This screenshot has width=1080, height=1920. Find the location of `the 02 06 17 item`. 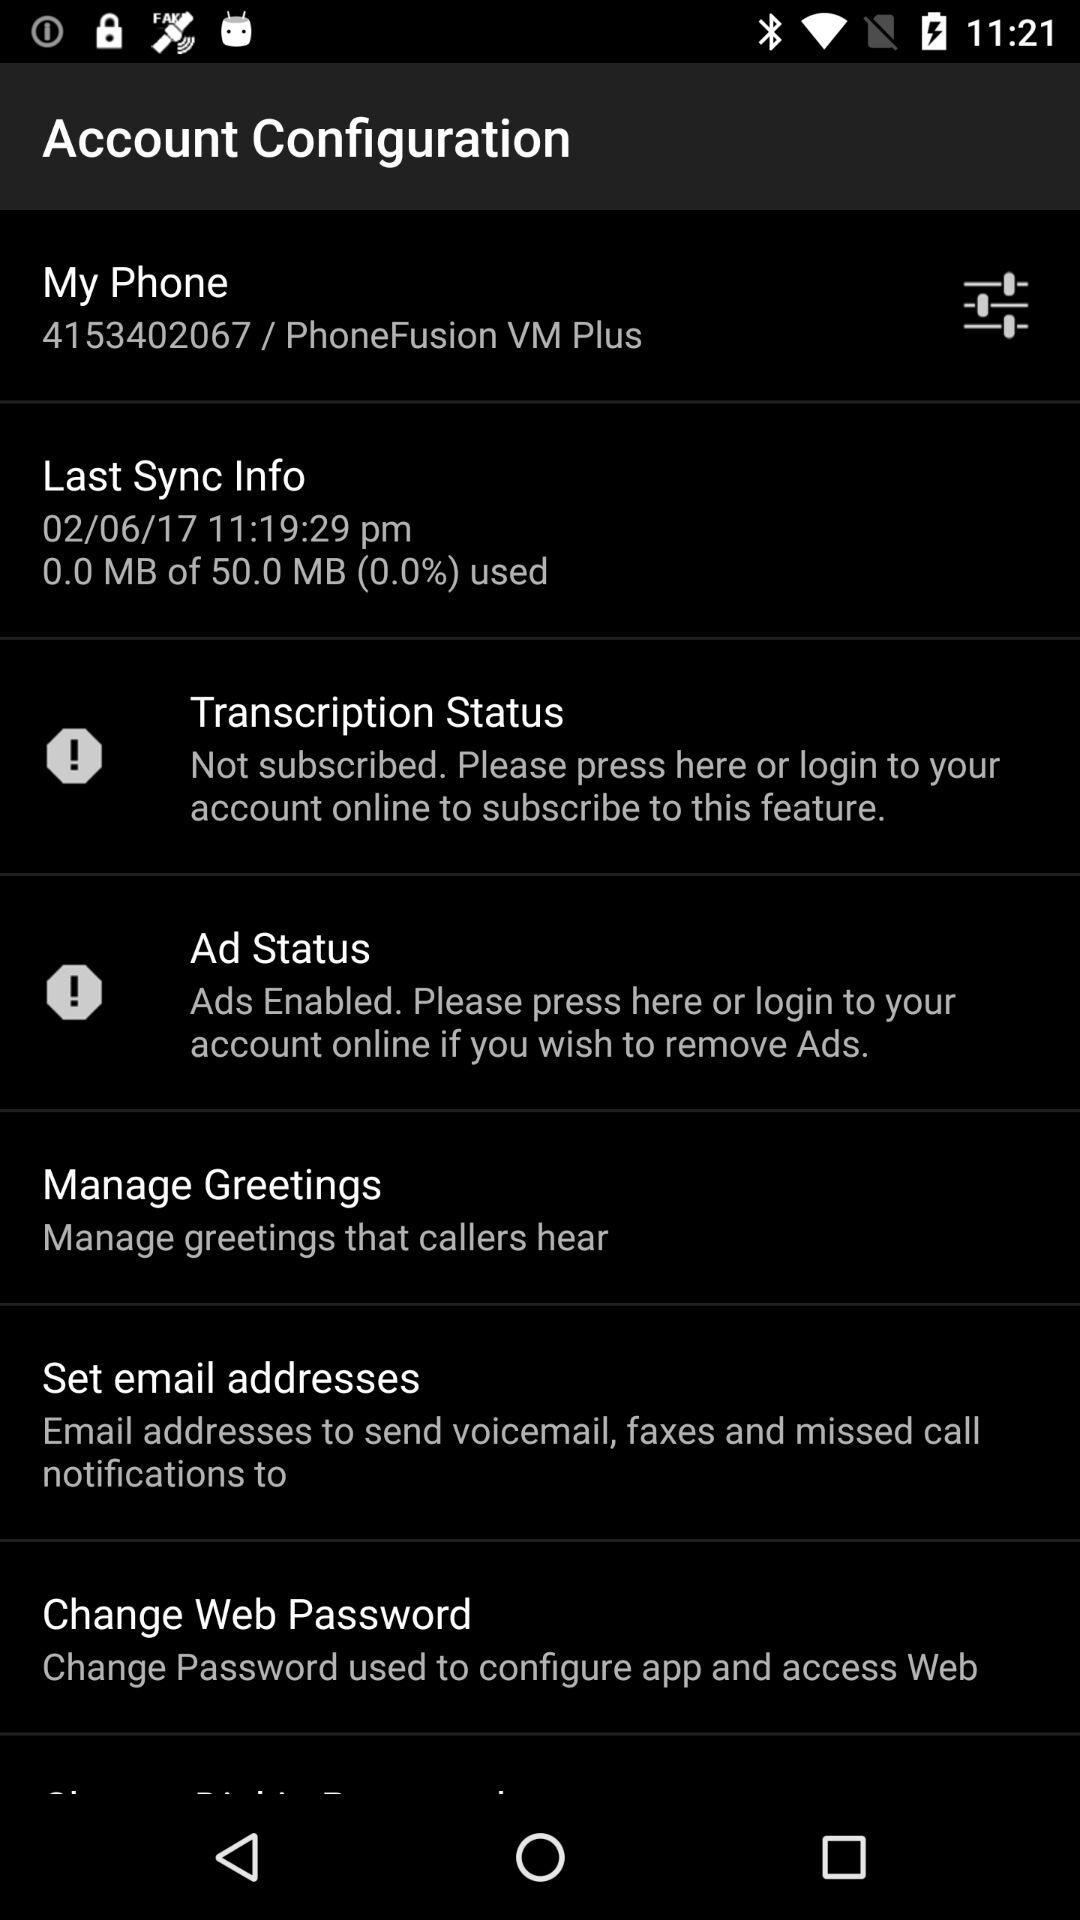

the 02 06 17 item is located at coordinates (295, 548).